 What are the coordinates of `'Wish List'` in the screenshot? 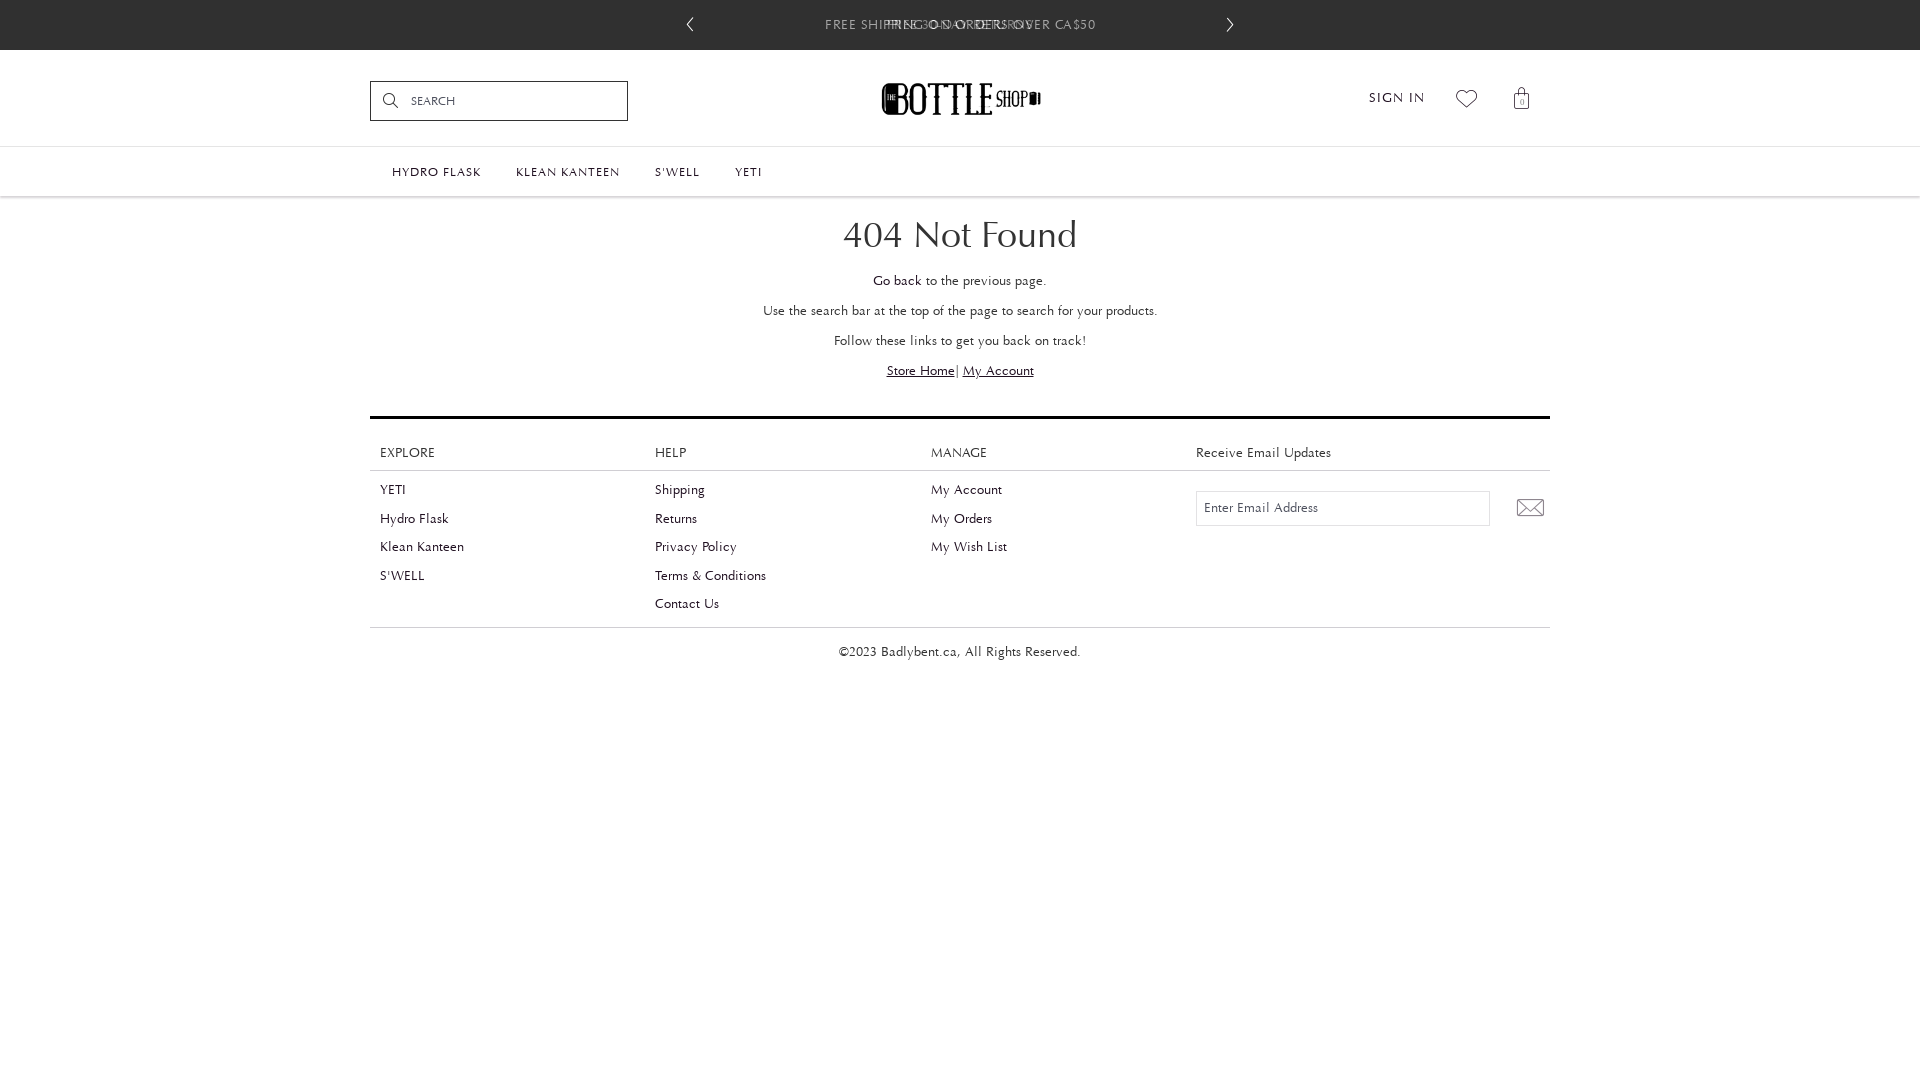 It's located at (1467, 97).